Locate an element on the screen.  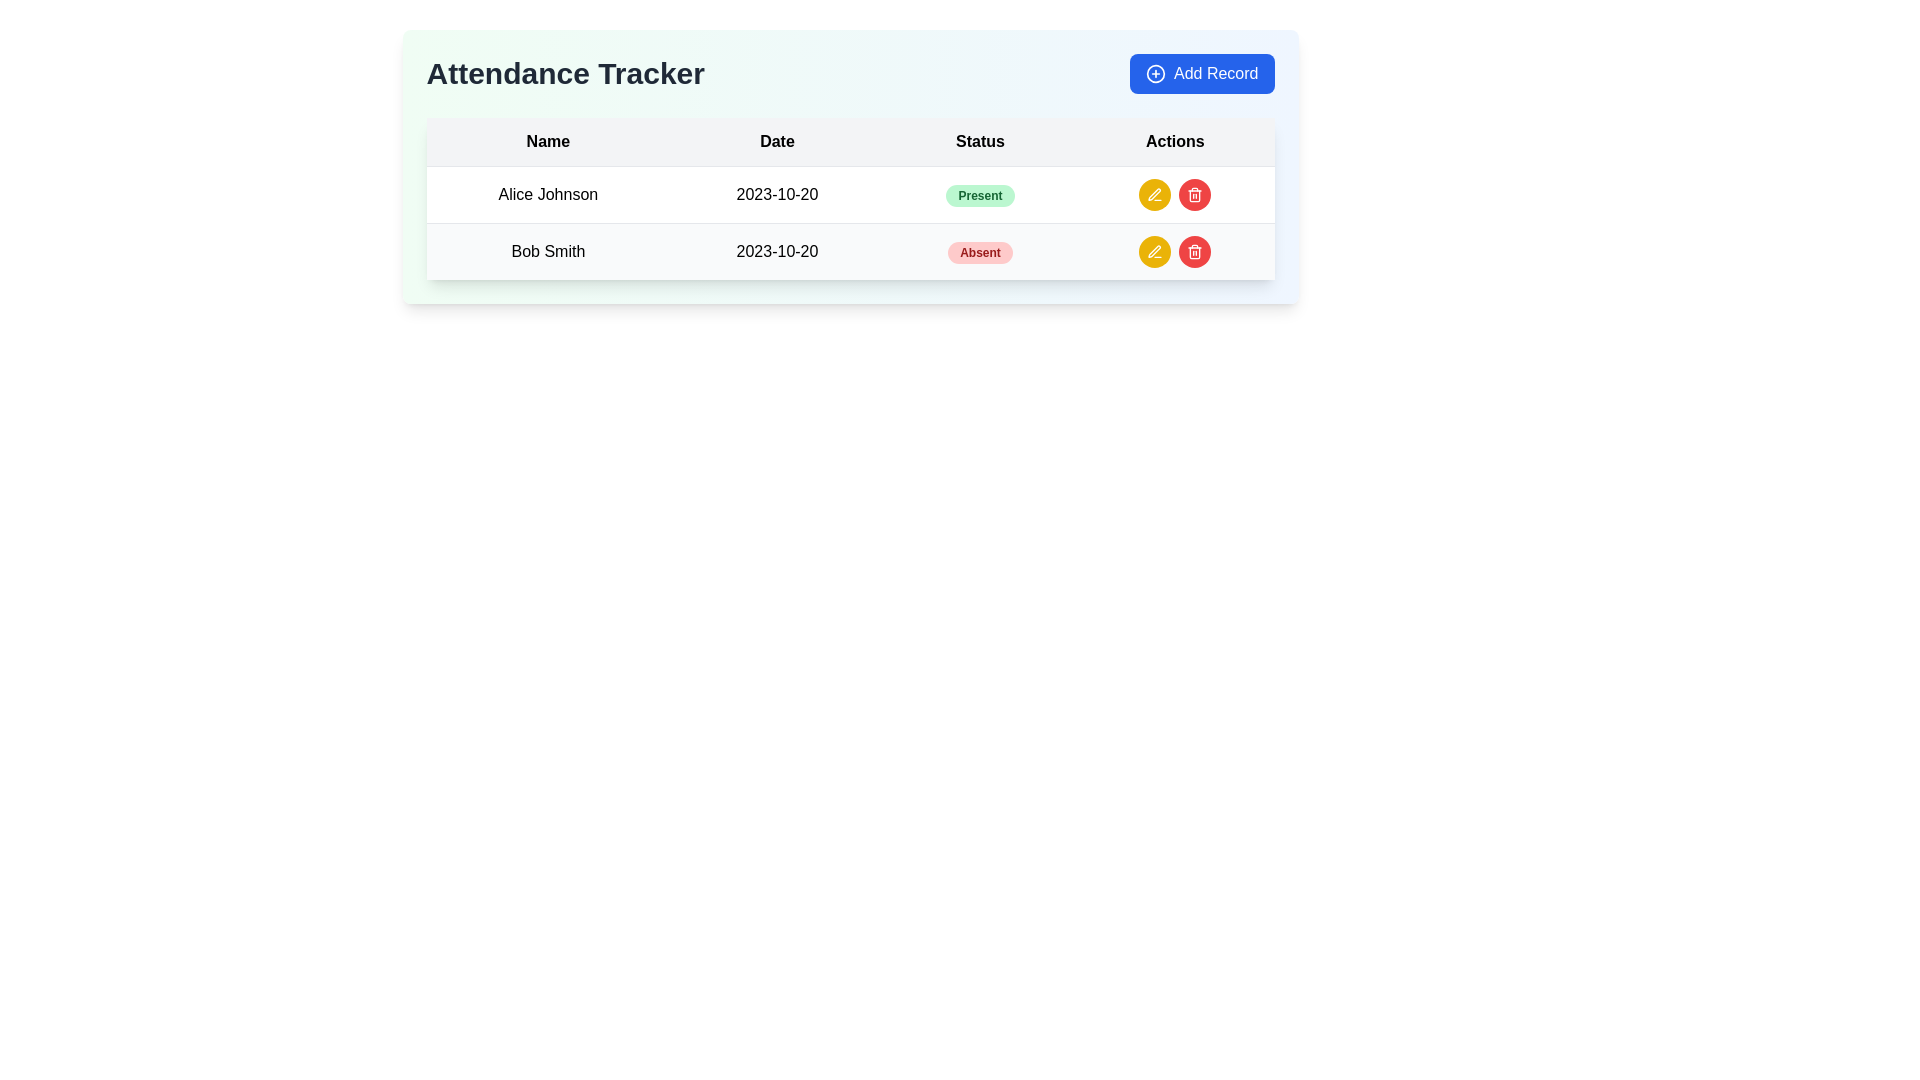
the edit button located in the 'Actions' column of the second row in the table to change its background color is located at coordinates (1155, 250).